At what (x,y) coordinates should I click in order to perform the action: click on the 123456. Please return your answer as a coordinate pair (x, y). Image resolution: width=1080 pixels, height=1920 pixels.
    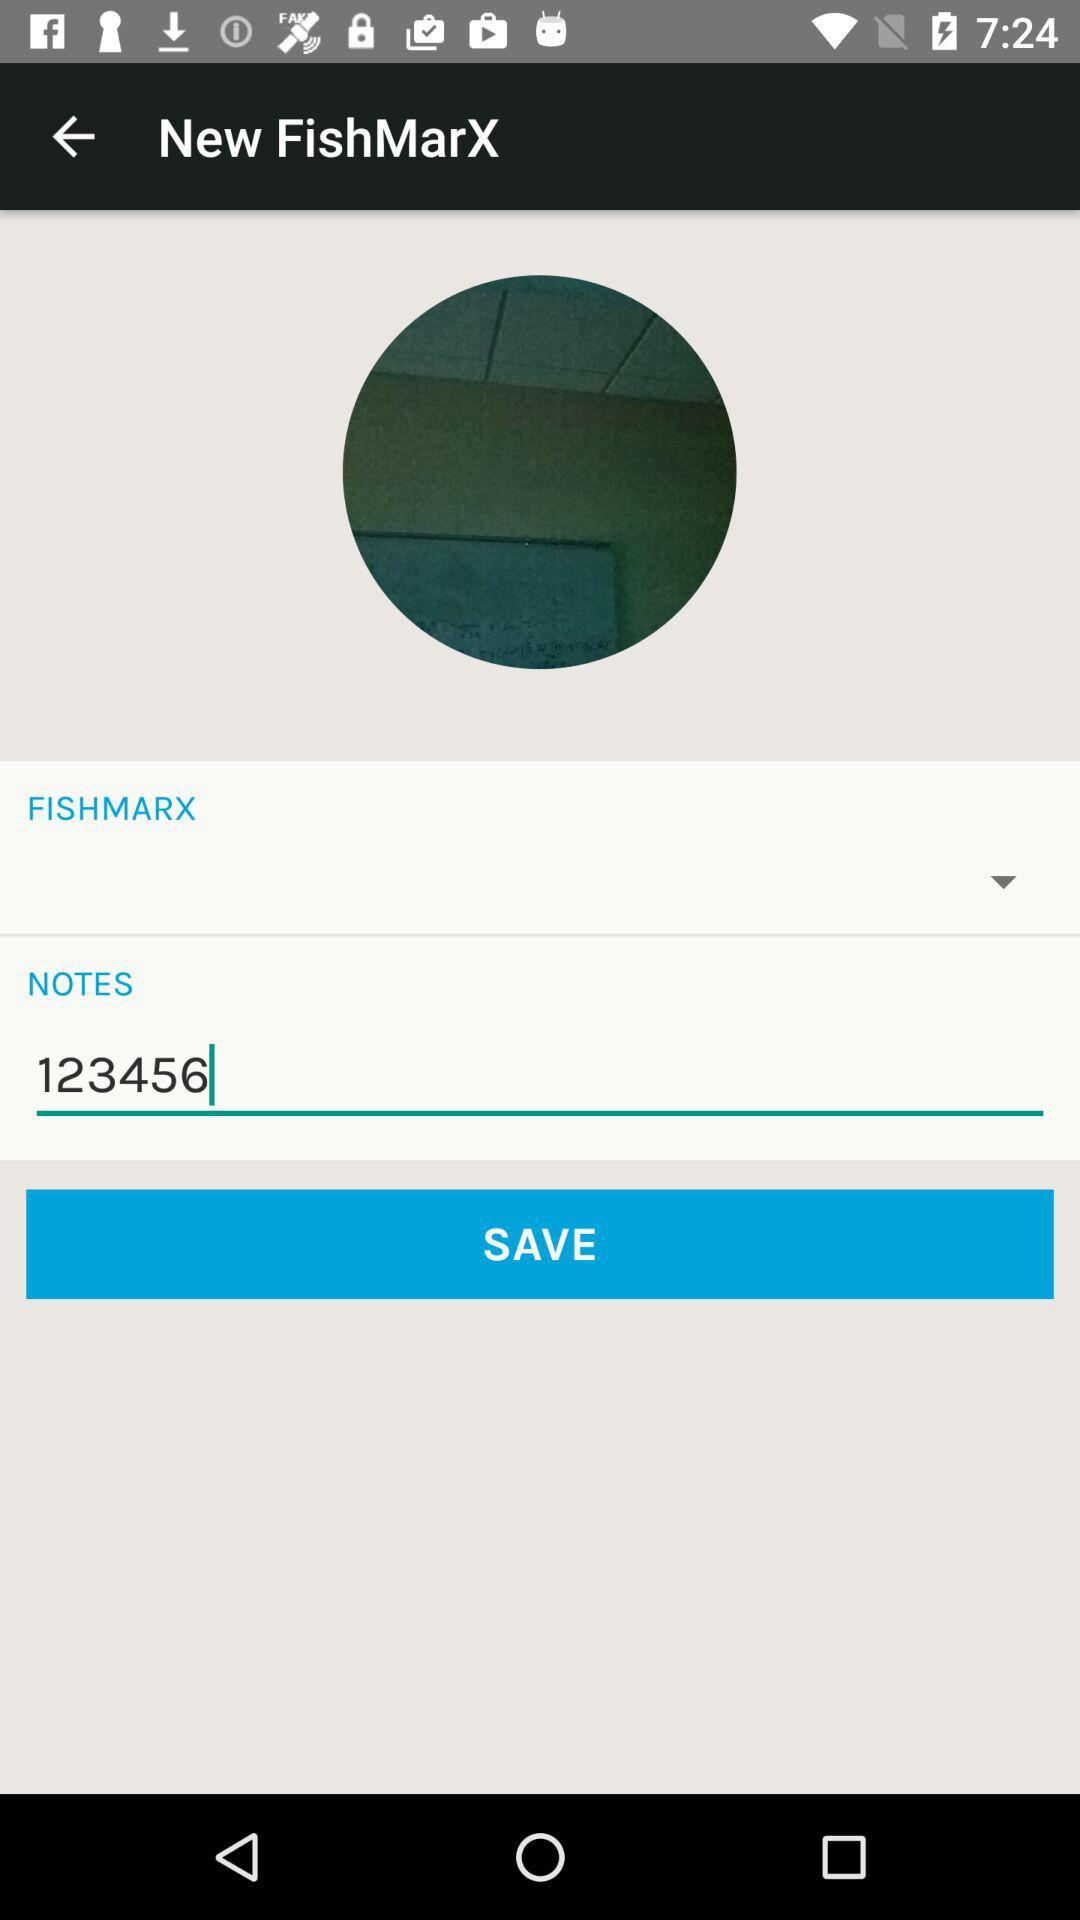
    Looking at the image, I should click on (540, 1074).